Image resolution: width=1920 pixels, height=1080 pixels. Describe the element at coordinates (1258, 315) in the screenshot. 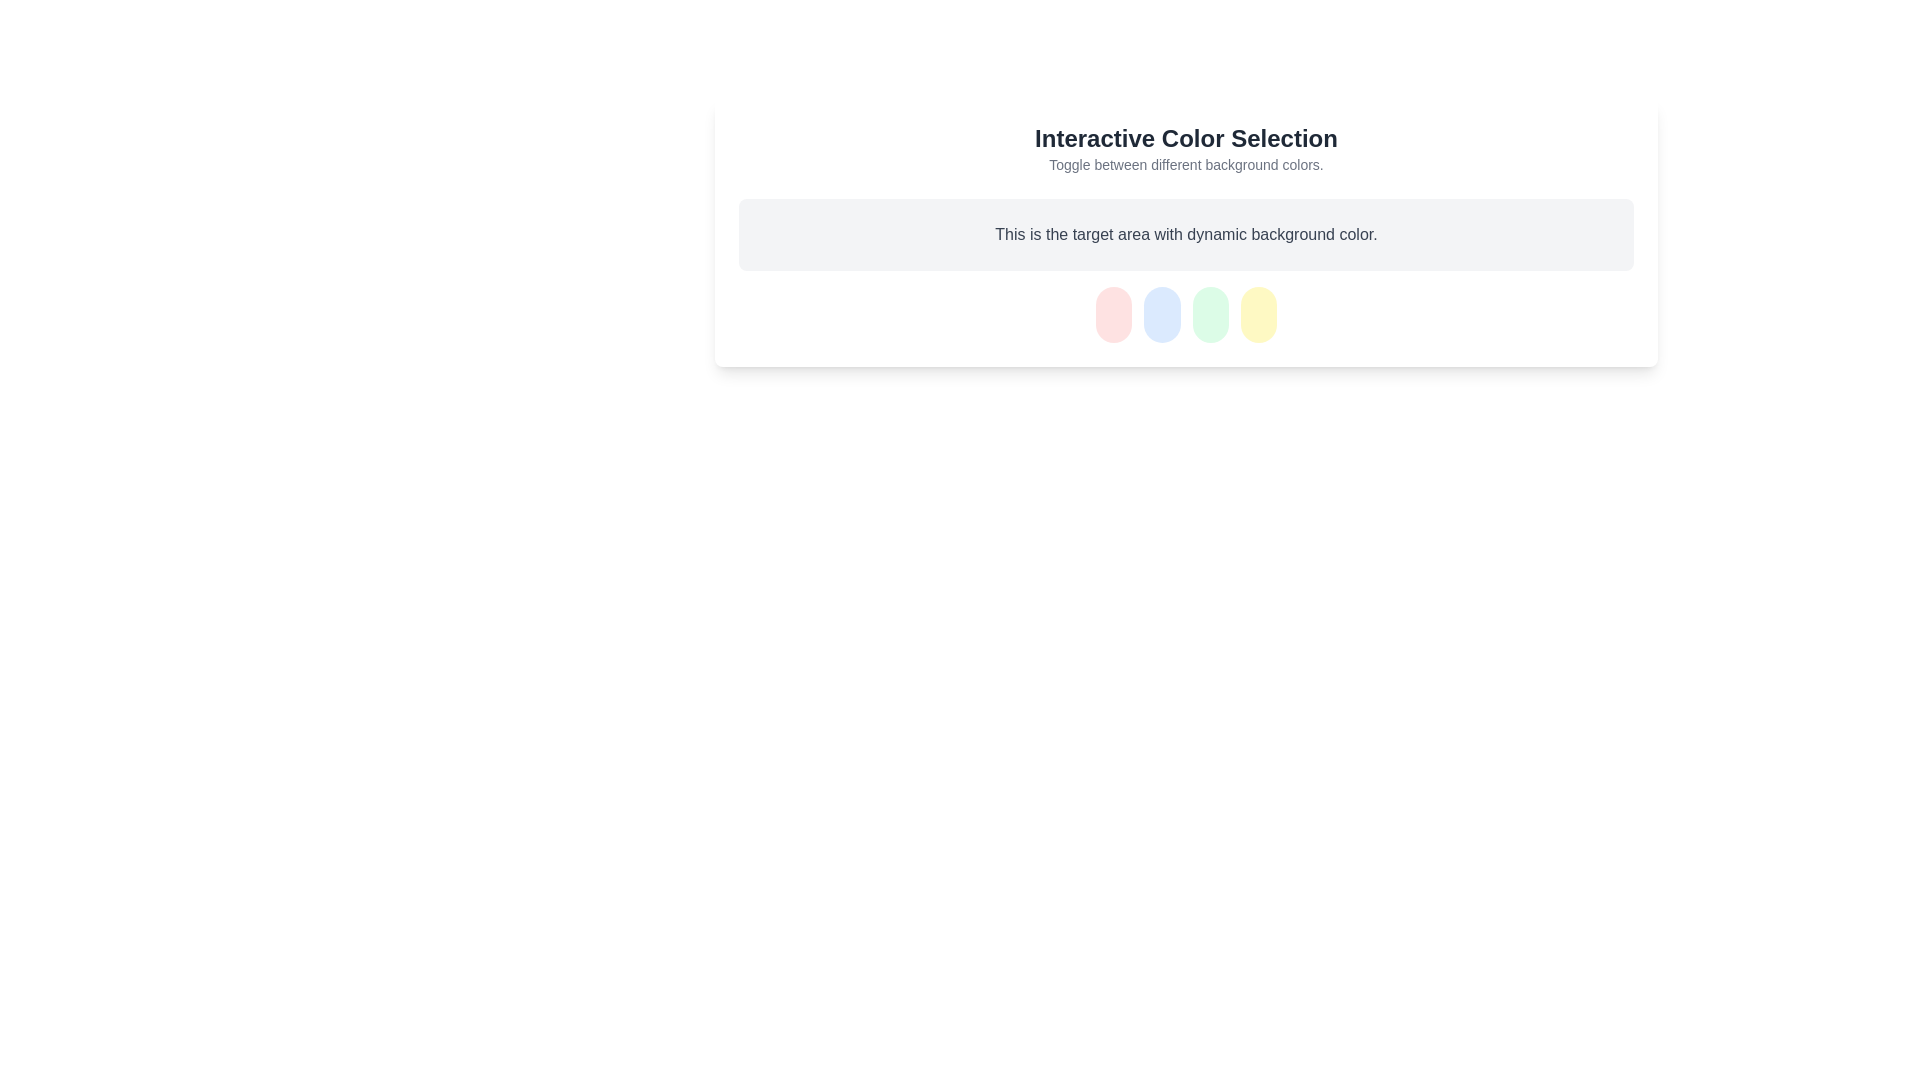

I see `the circular button with a yellow background, located under the 'Interactive Color Selection' text block` at that location.